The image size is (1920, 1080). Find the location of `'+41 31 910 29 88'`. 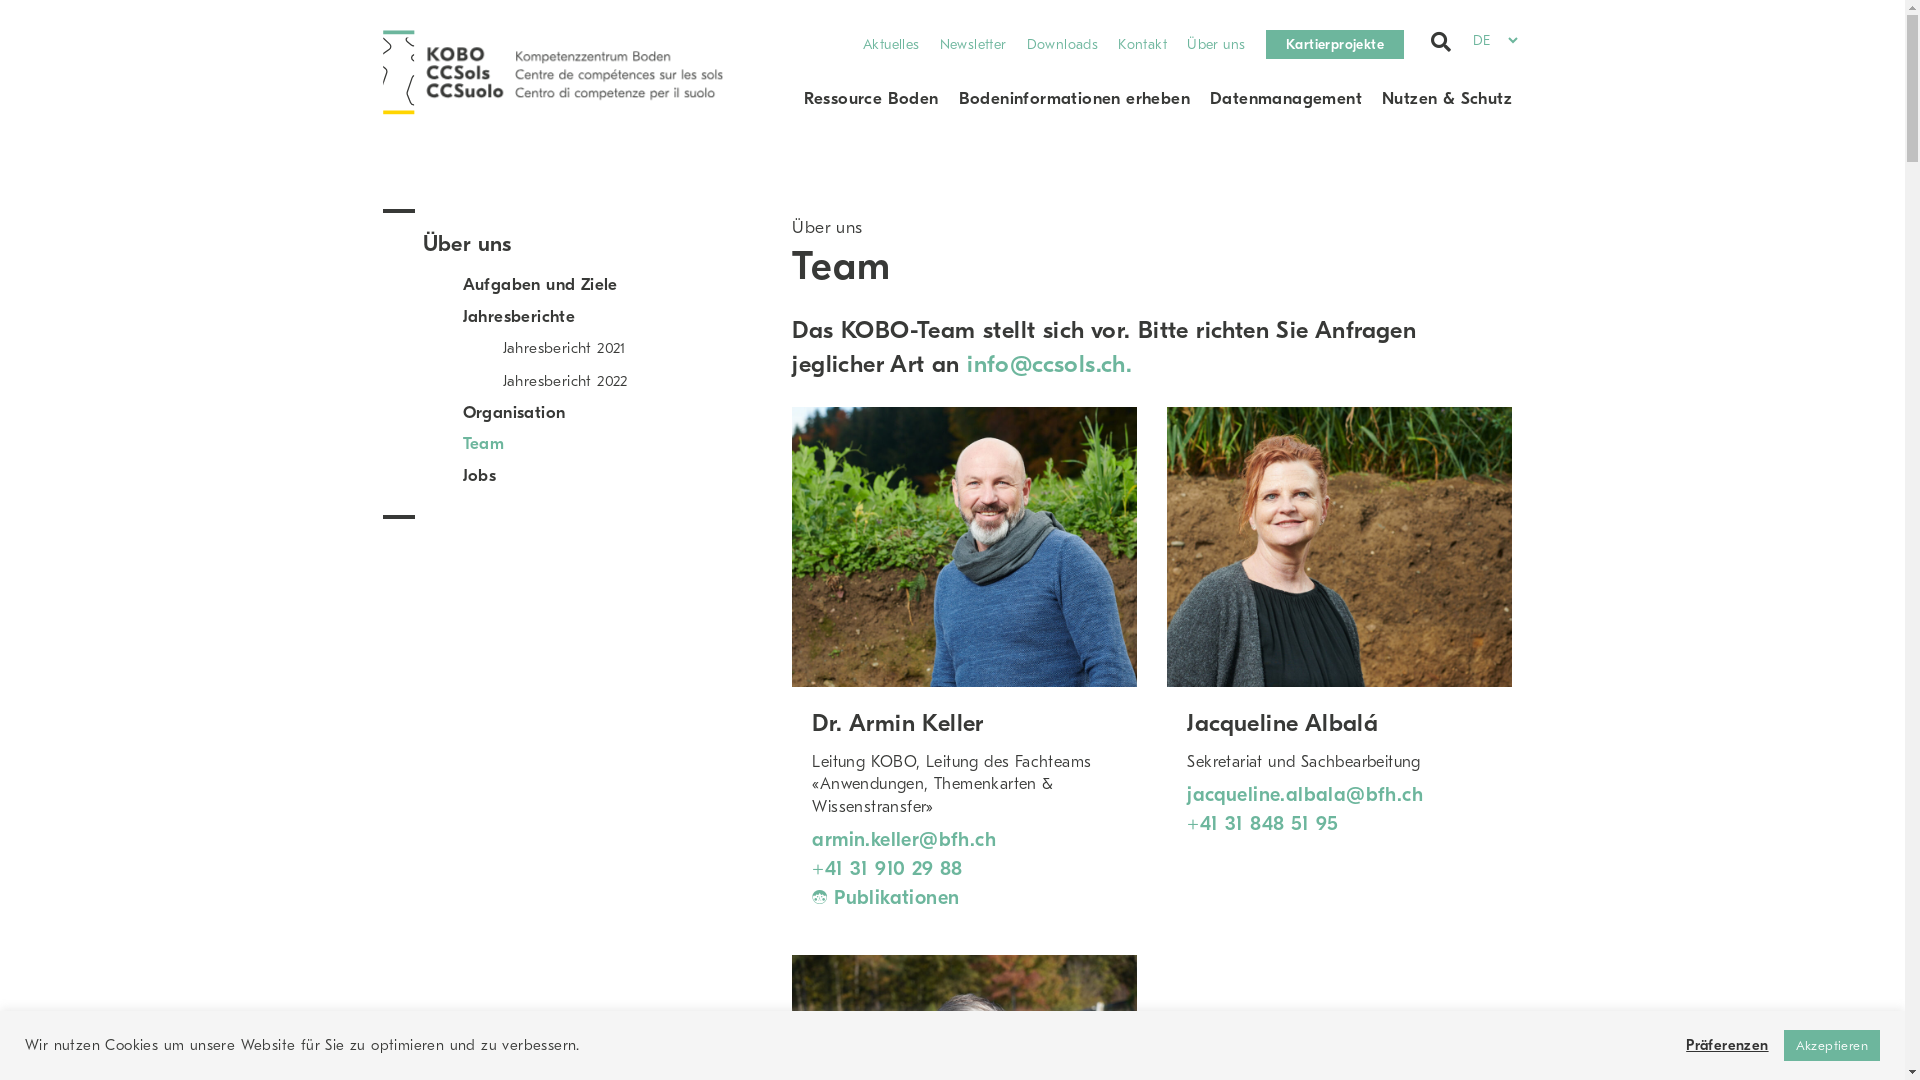

'+41 31 910 29 88' is located at coordinates (886, 867).